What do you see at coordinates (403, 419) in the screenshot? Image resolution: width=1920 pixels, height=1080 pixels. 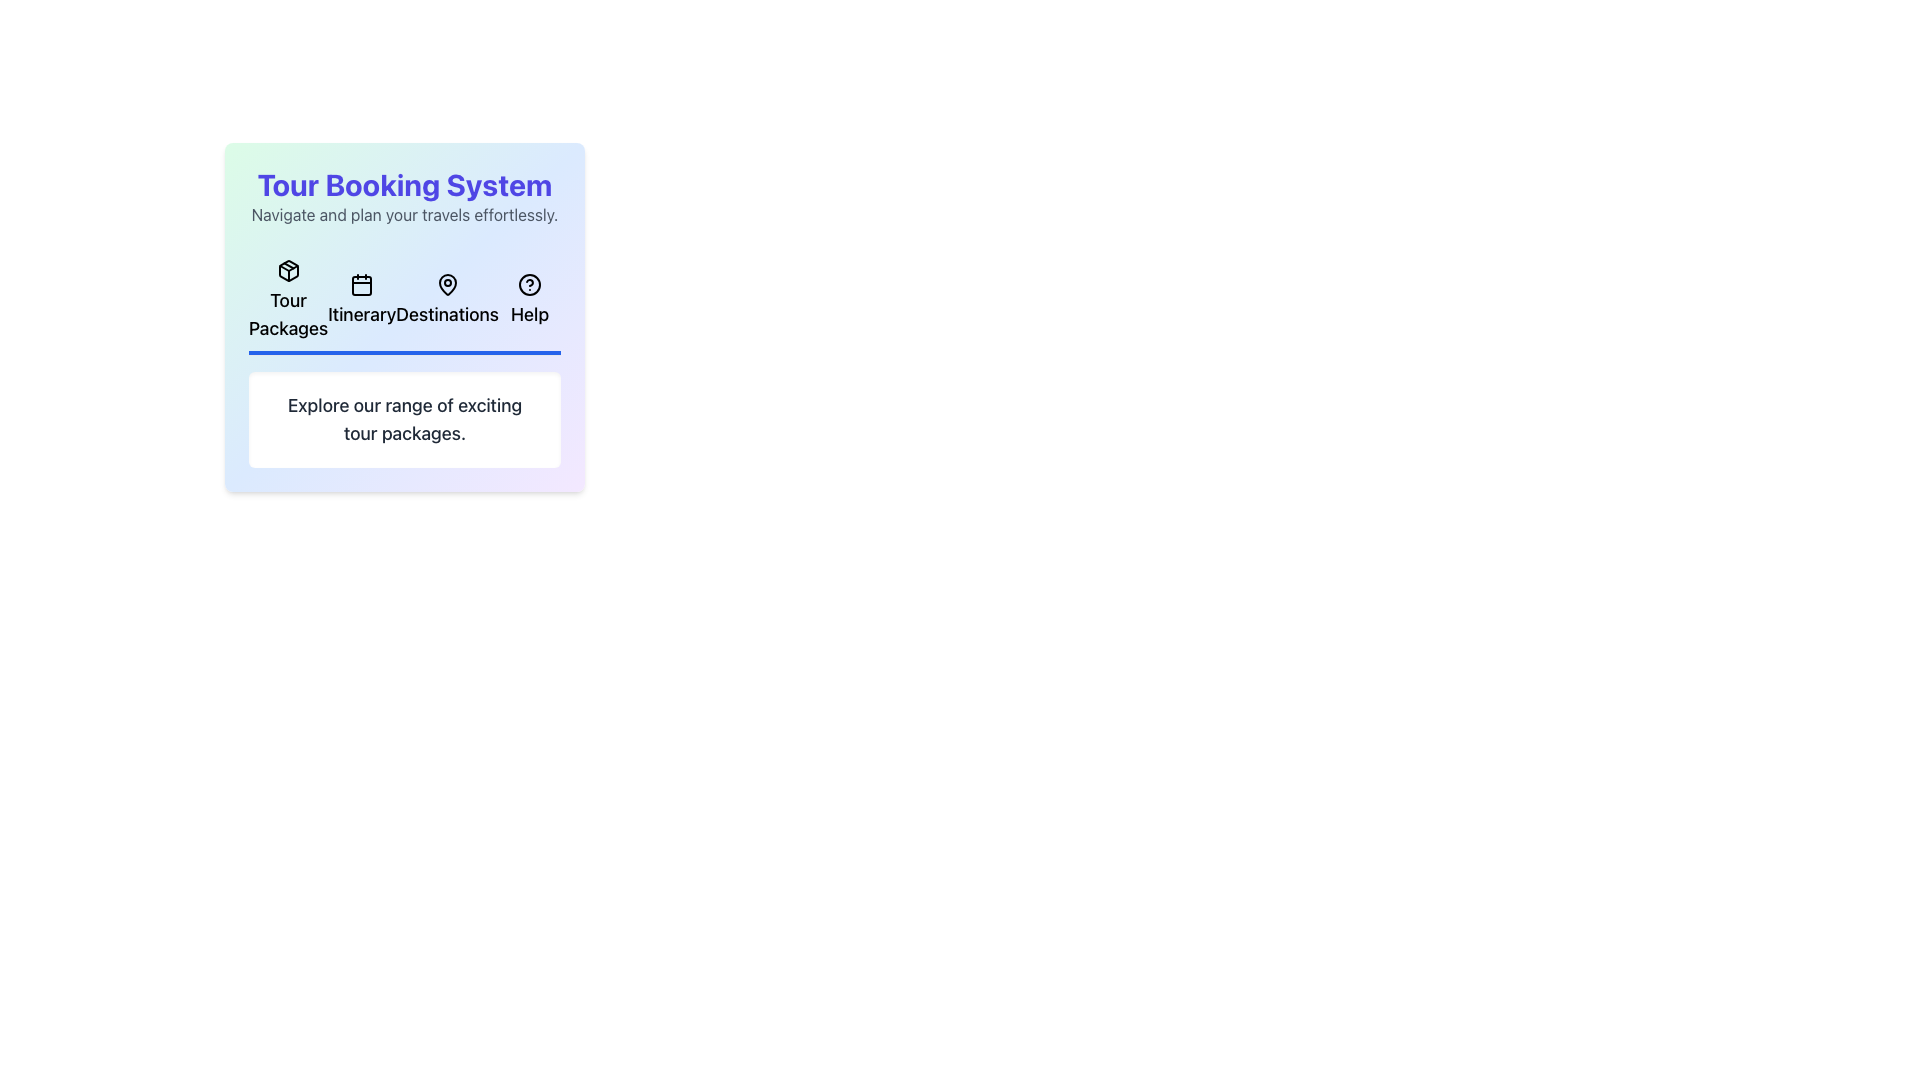 I see `the text label that contains the statement 'Explore our range of exciting tour packages.' positioned below the navigation tabs in a light gradient panel` at bounding box center [403, 419].